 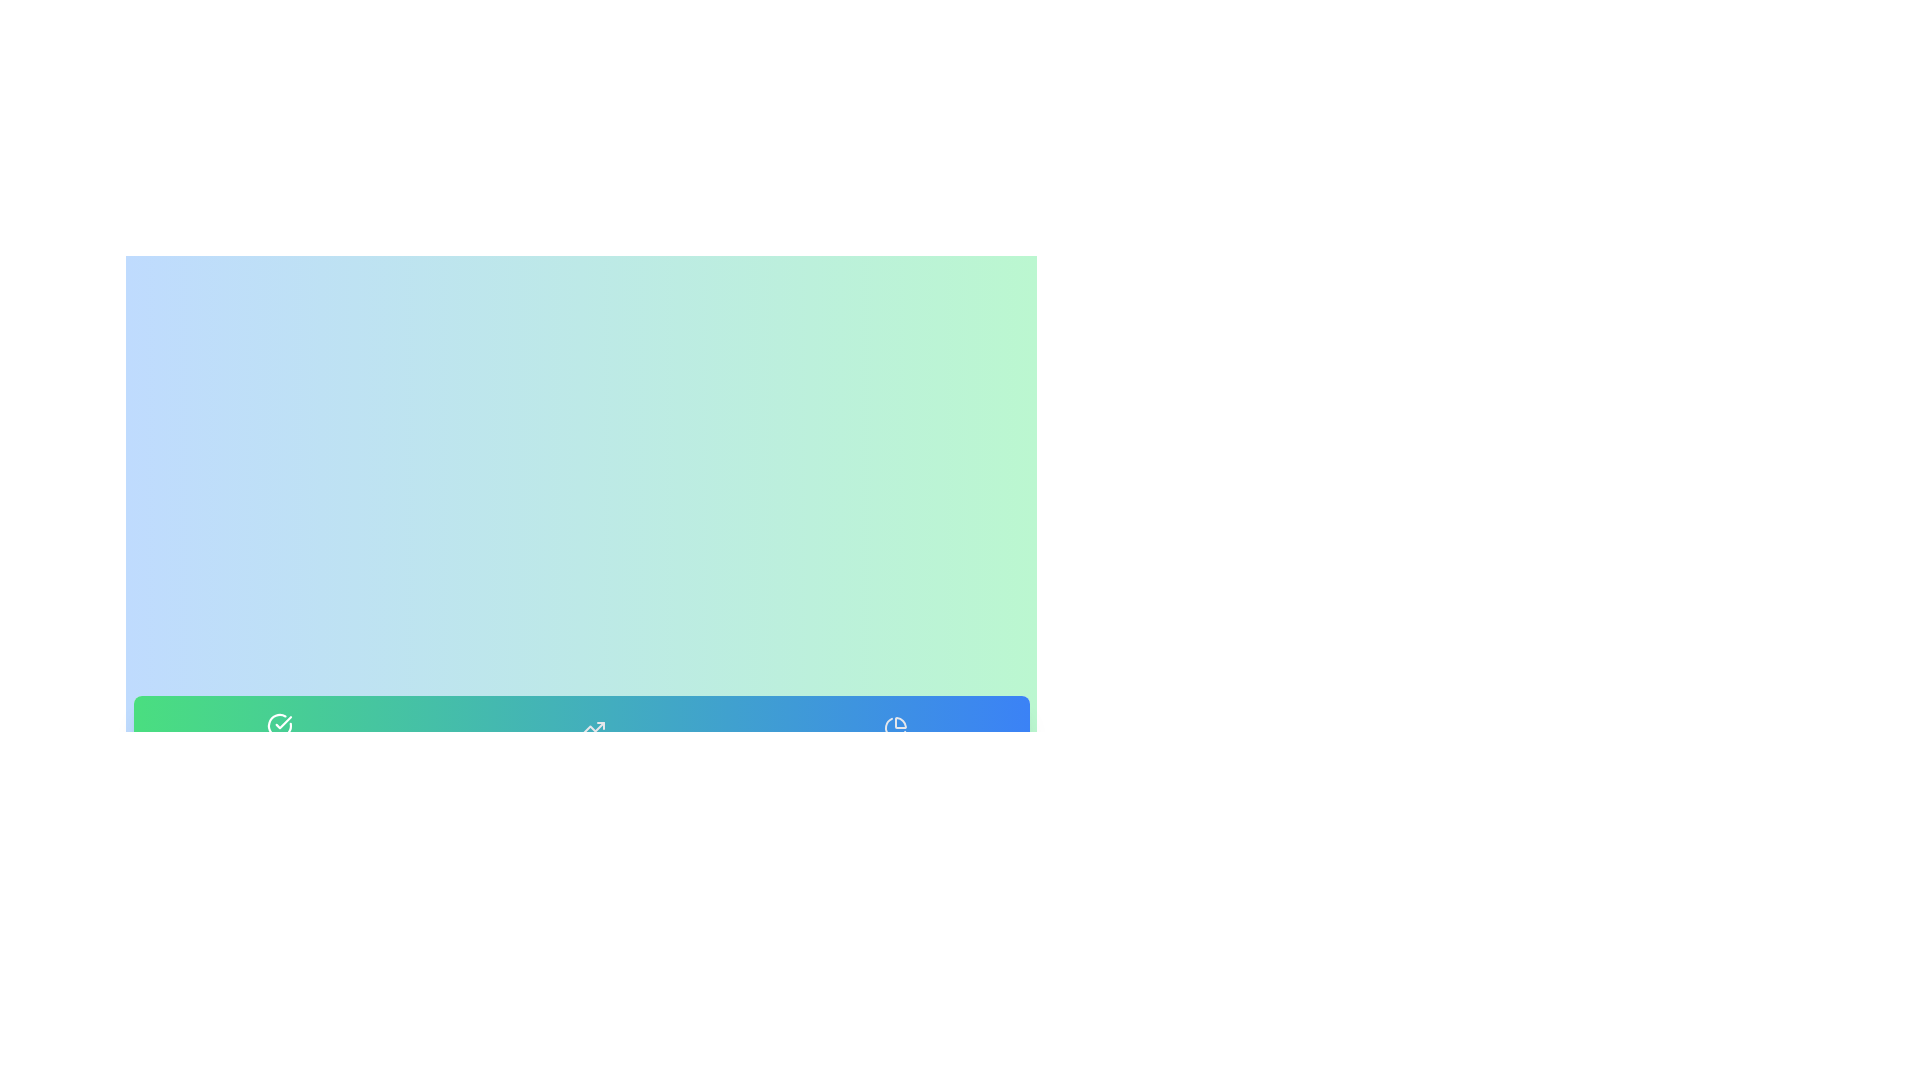 What do you see at coordinates (593, 748) in the screenshot?
I see `the tab labeled Weekly Progress` at bounding box center [593, 748].